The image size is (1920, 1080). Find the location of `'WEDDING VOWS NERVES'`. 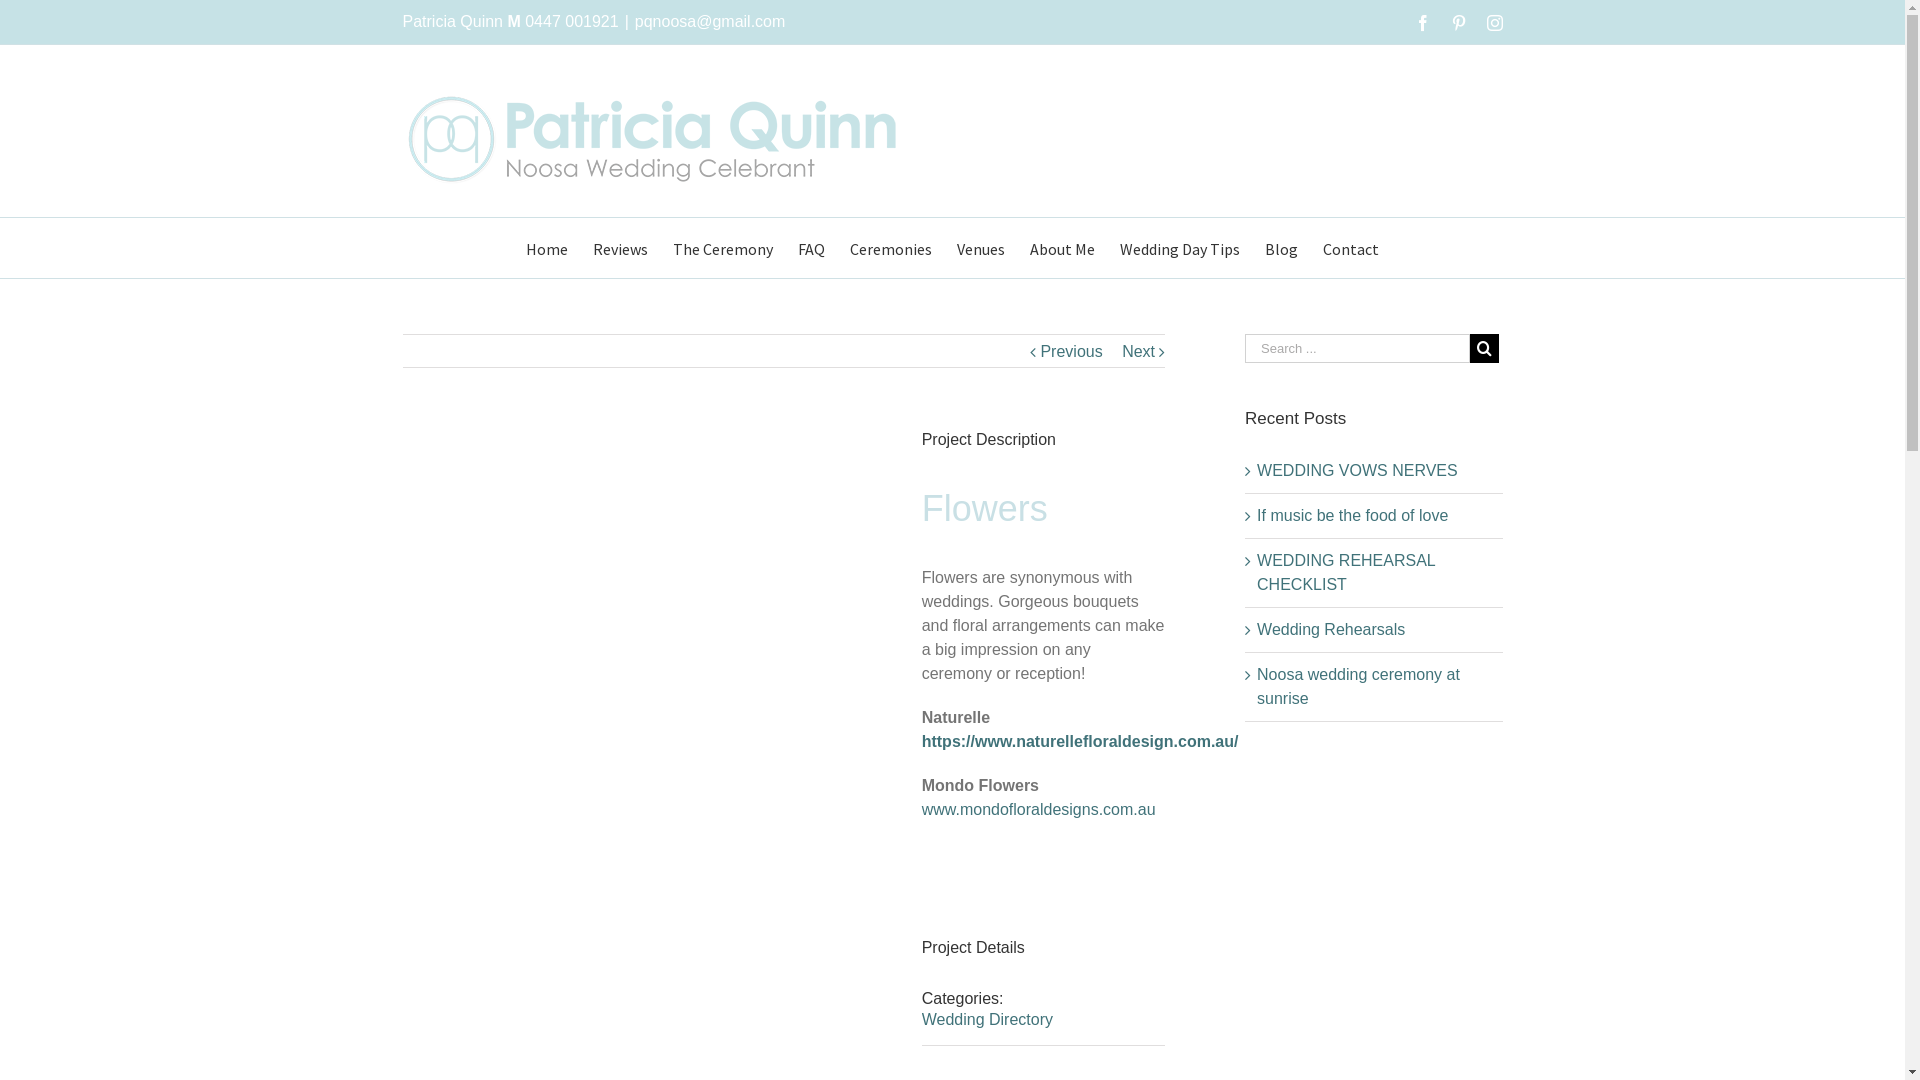

'WEDDING VOWS NERVES' is located at coordinates (1256, 470).